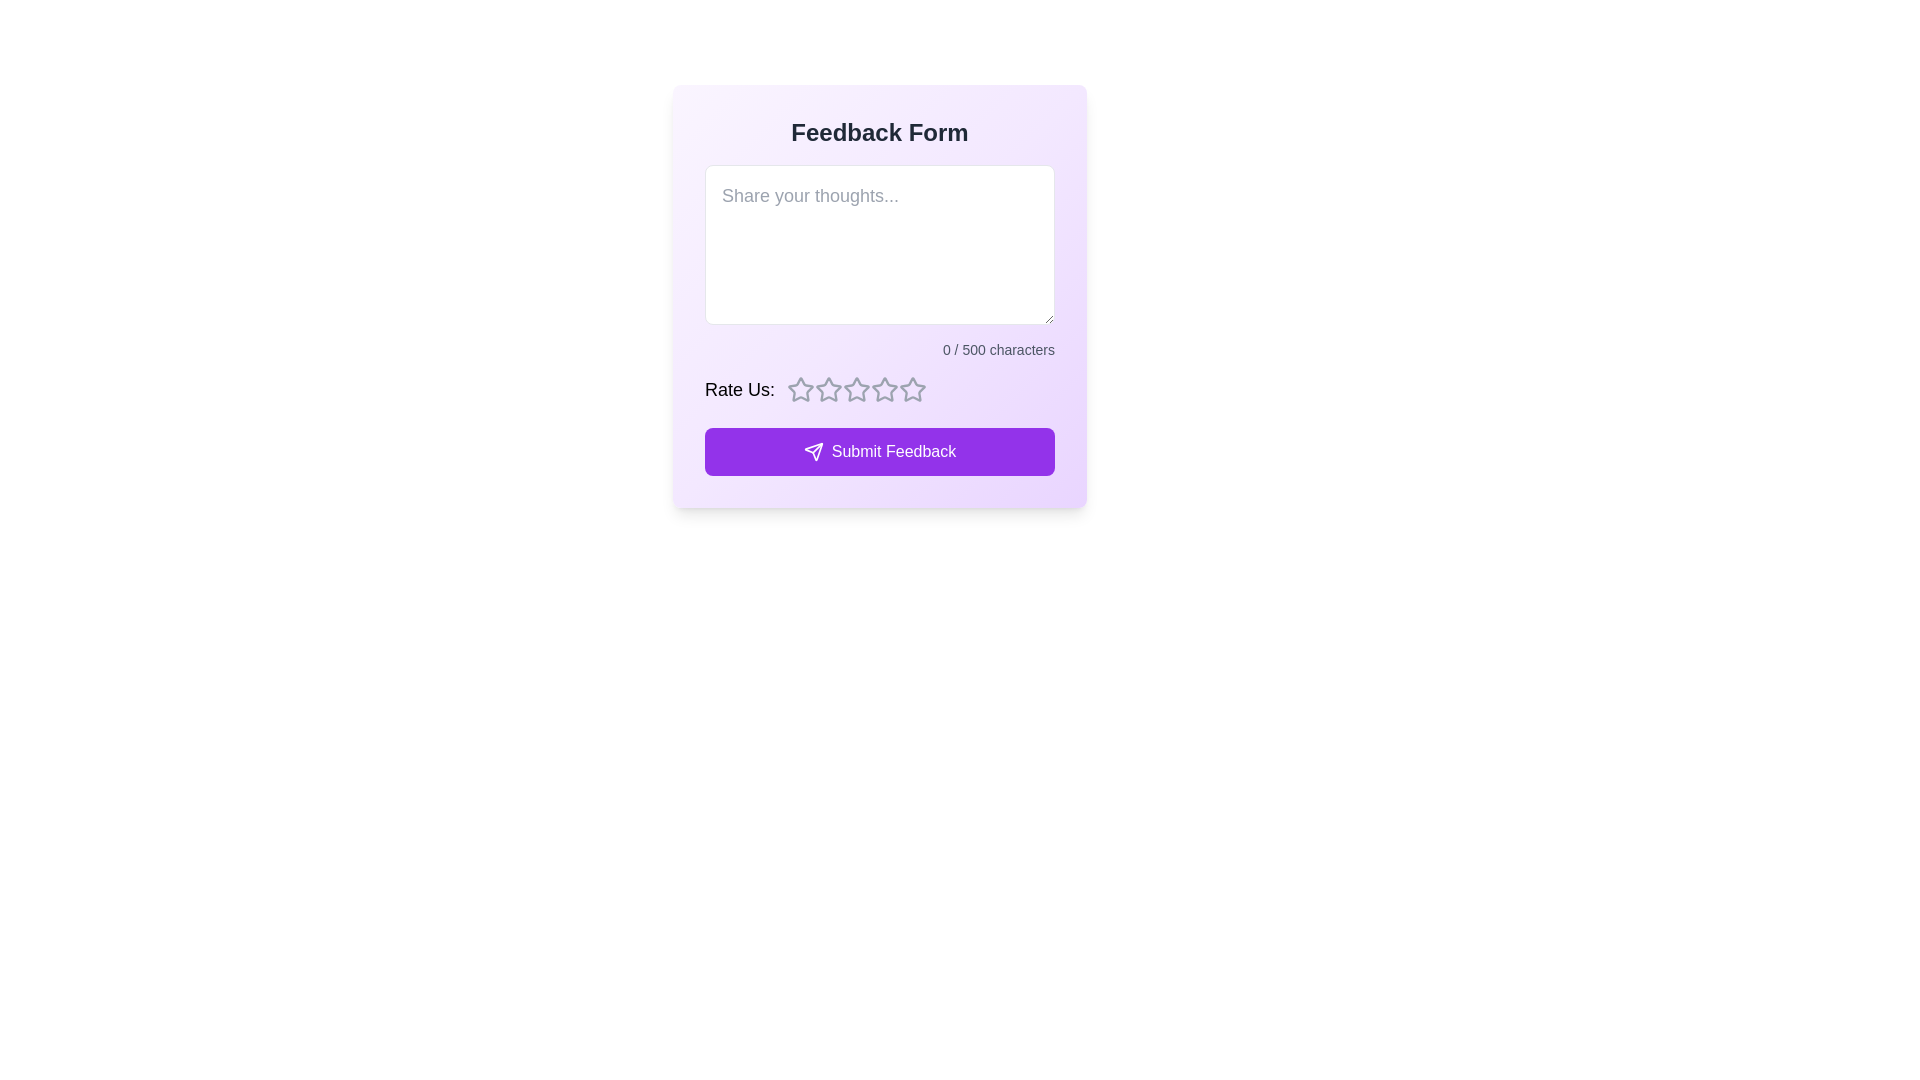 The image size is (1920, 1080). What do you see at coordinates (857, 389) in the screenshot?
I see `the third star icon in the rating section under the text 'Rate Us:'` at bounding box center [857, 389].